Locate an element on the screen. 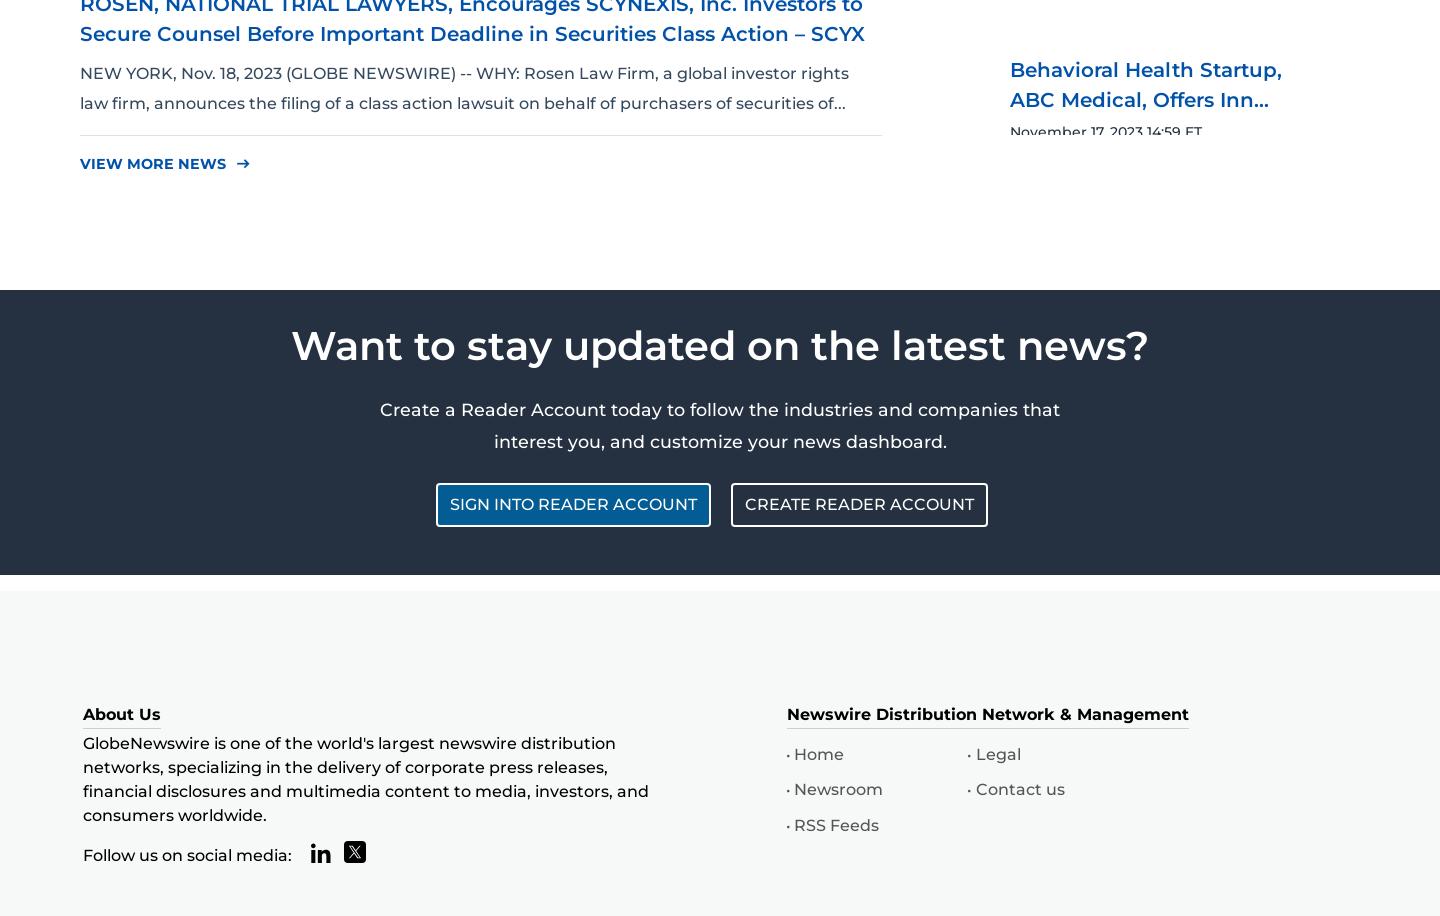 The height and width of the screenshot is (916, 1440). 'November 17, 2023 14:59 ET' is located at coordinates (1105, 130).